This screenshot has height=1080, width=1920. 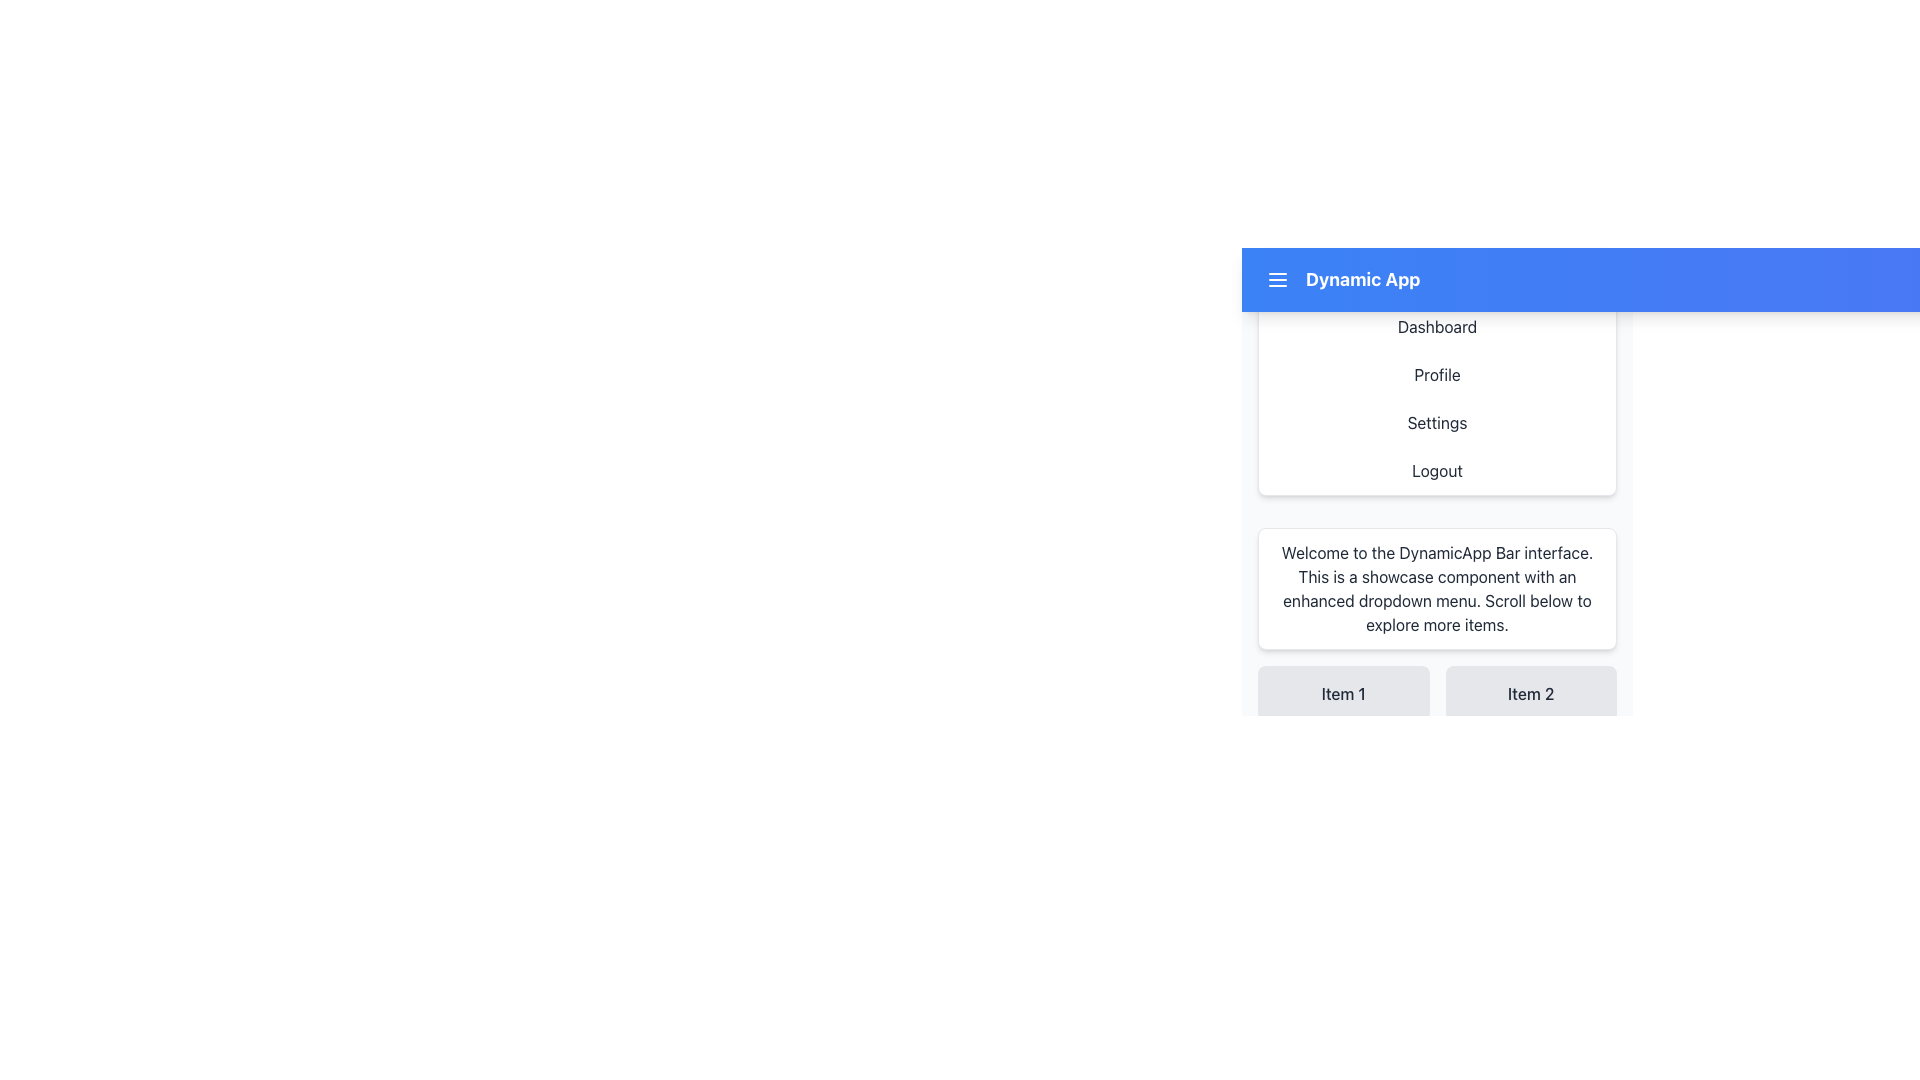 I want to click on the 'Profile' option in the dropdown menu, so click(x=1436, y=371).